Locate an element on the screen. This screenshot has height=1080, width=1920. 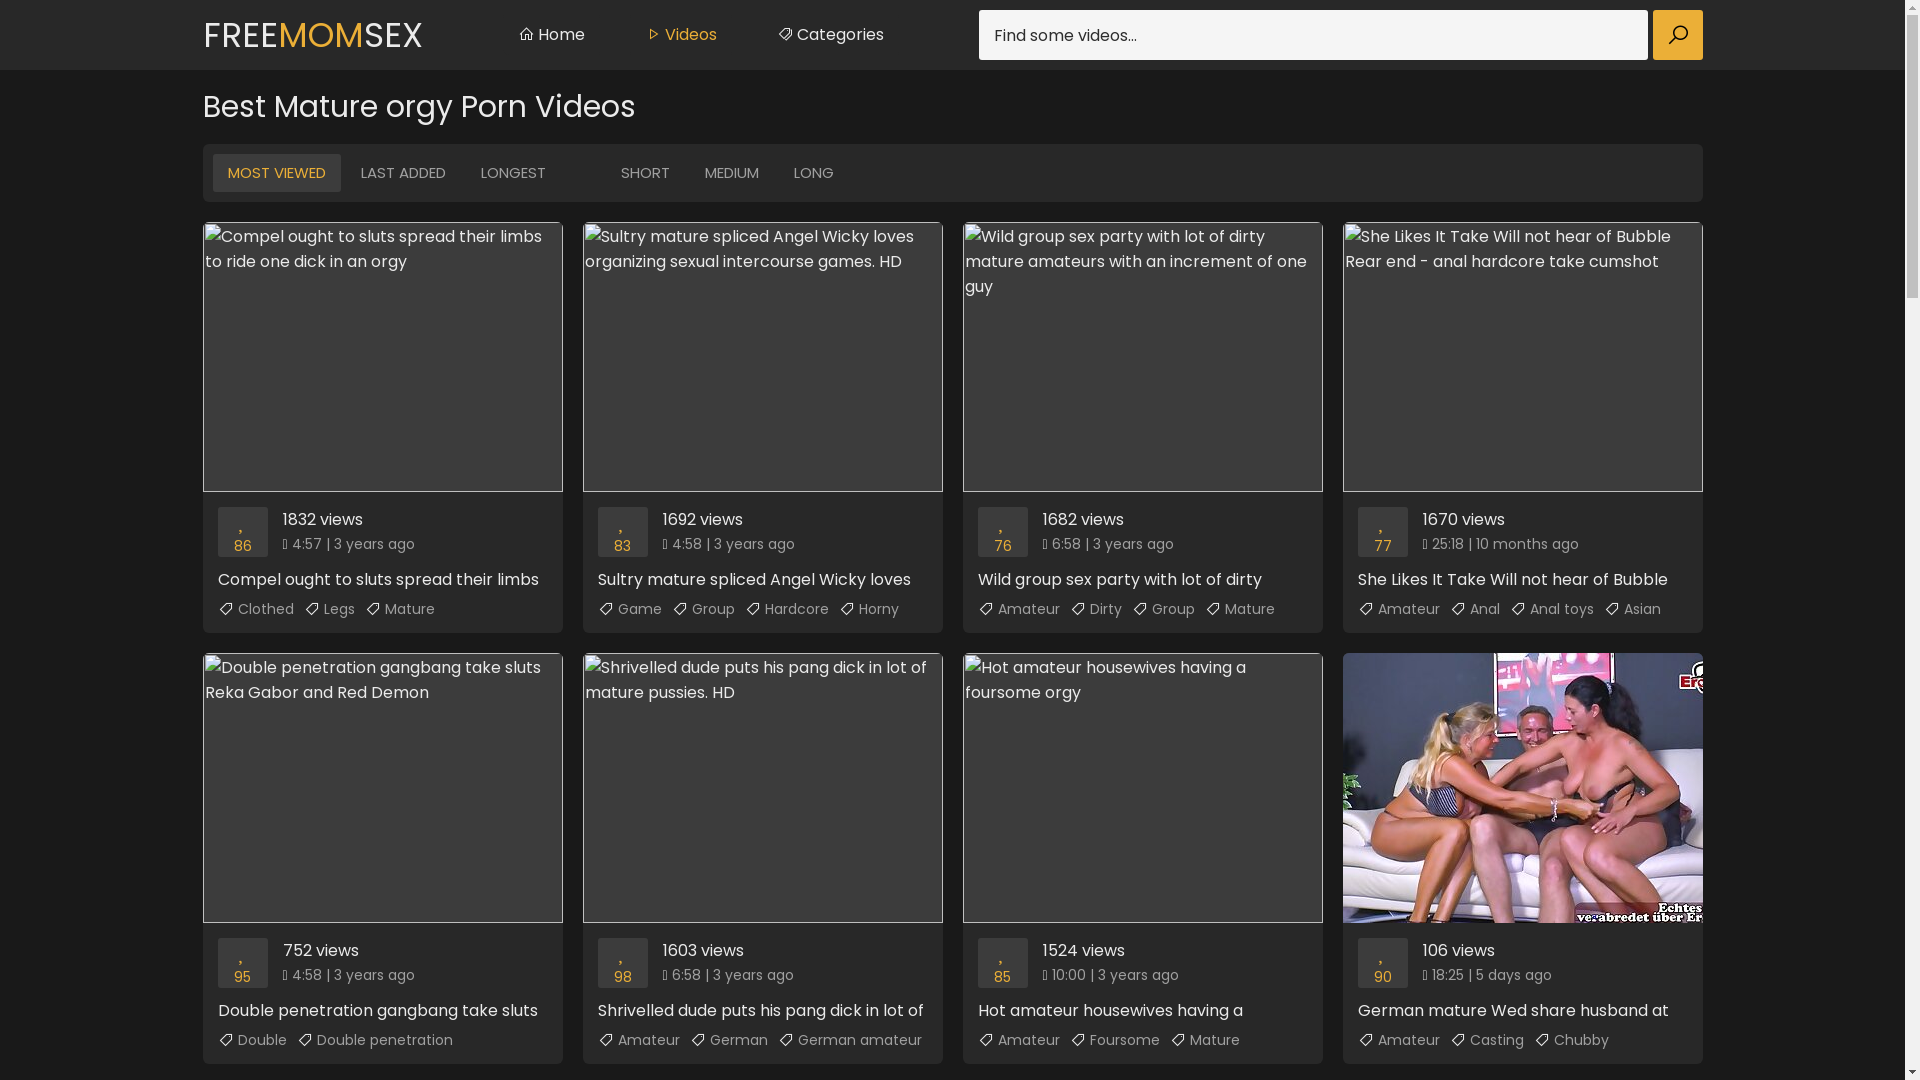
'Anal toys' is located at coordinates (1550, 608).